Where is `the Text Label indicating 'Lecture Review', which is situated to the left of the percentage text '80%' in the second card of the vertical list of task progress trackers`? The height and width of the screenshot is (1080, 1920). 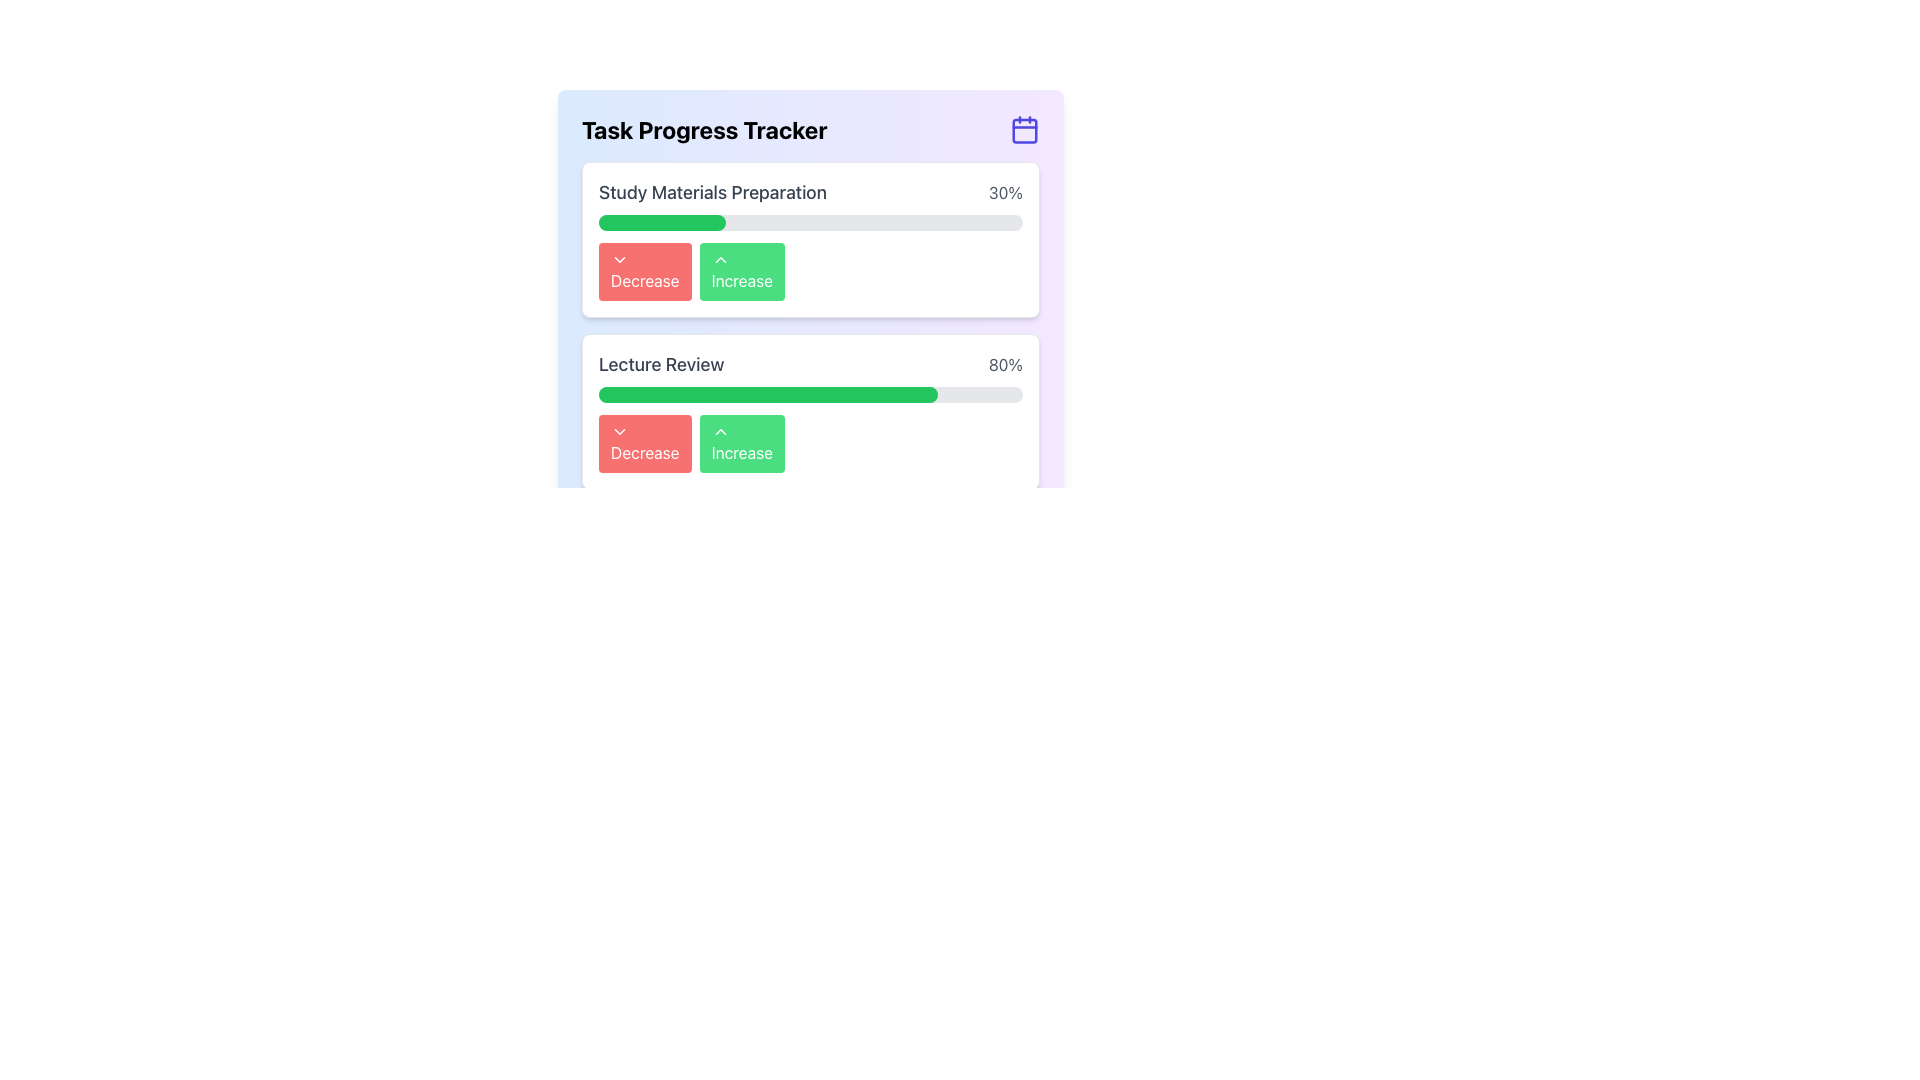 the Text Label indicating 'Lecture Review', which is situated to the left of the percentage text '80%' in the second card of the vertical list of task progress trackers is located at coordinates (661, 365).